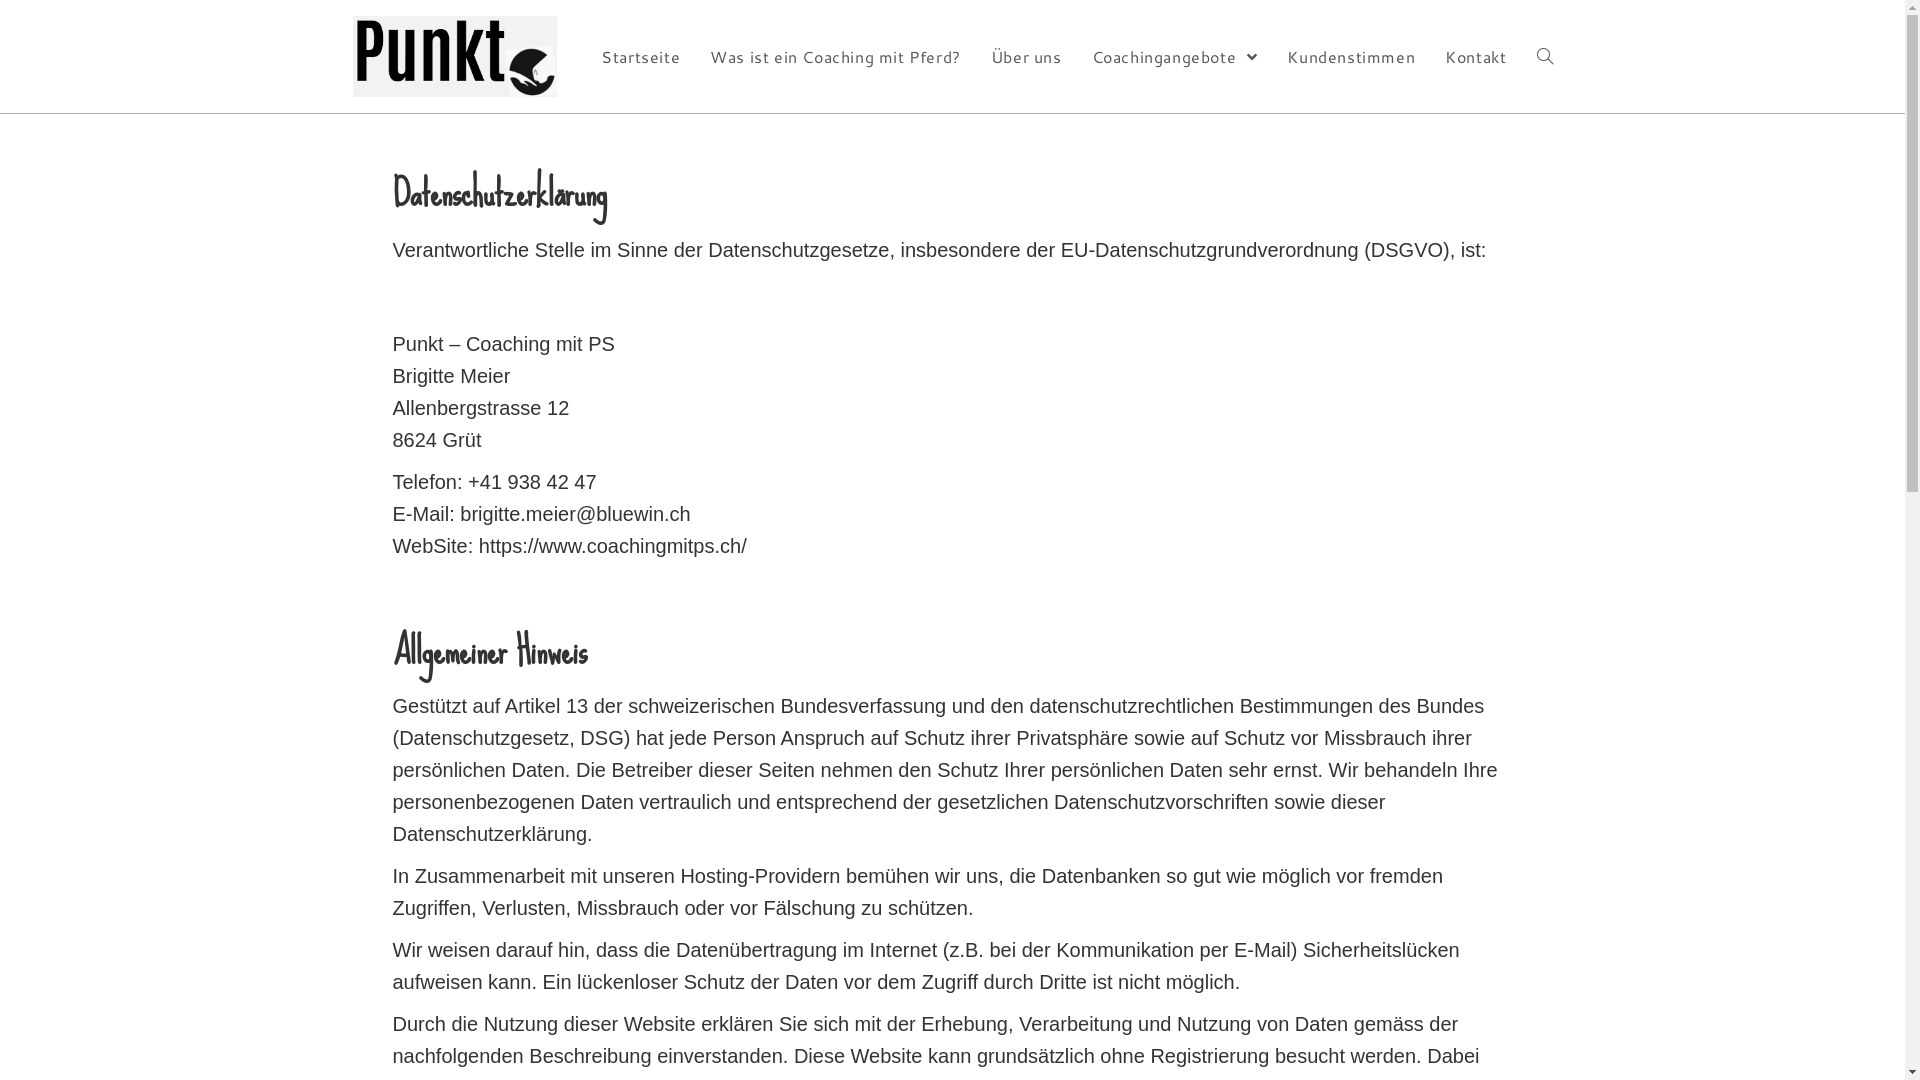 Image resolution: width=1920 pixels, height=1080 pixels. What do you see at coordinates (584, 55) in the screenshot?
I see `'Startseite'` at bounding box center [584, 55].